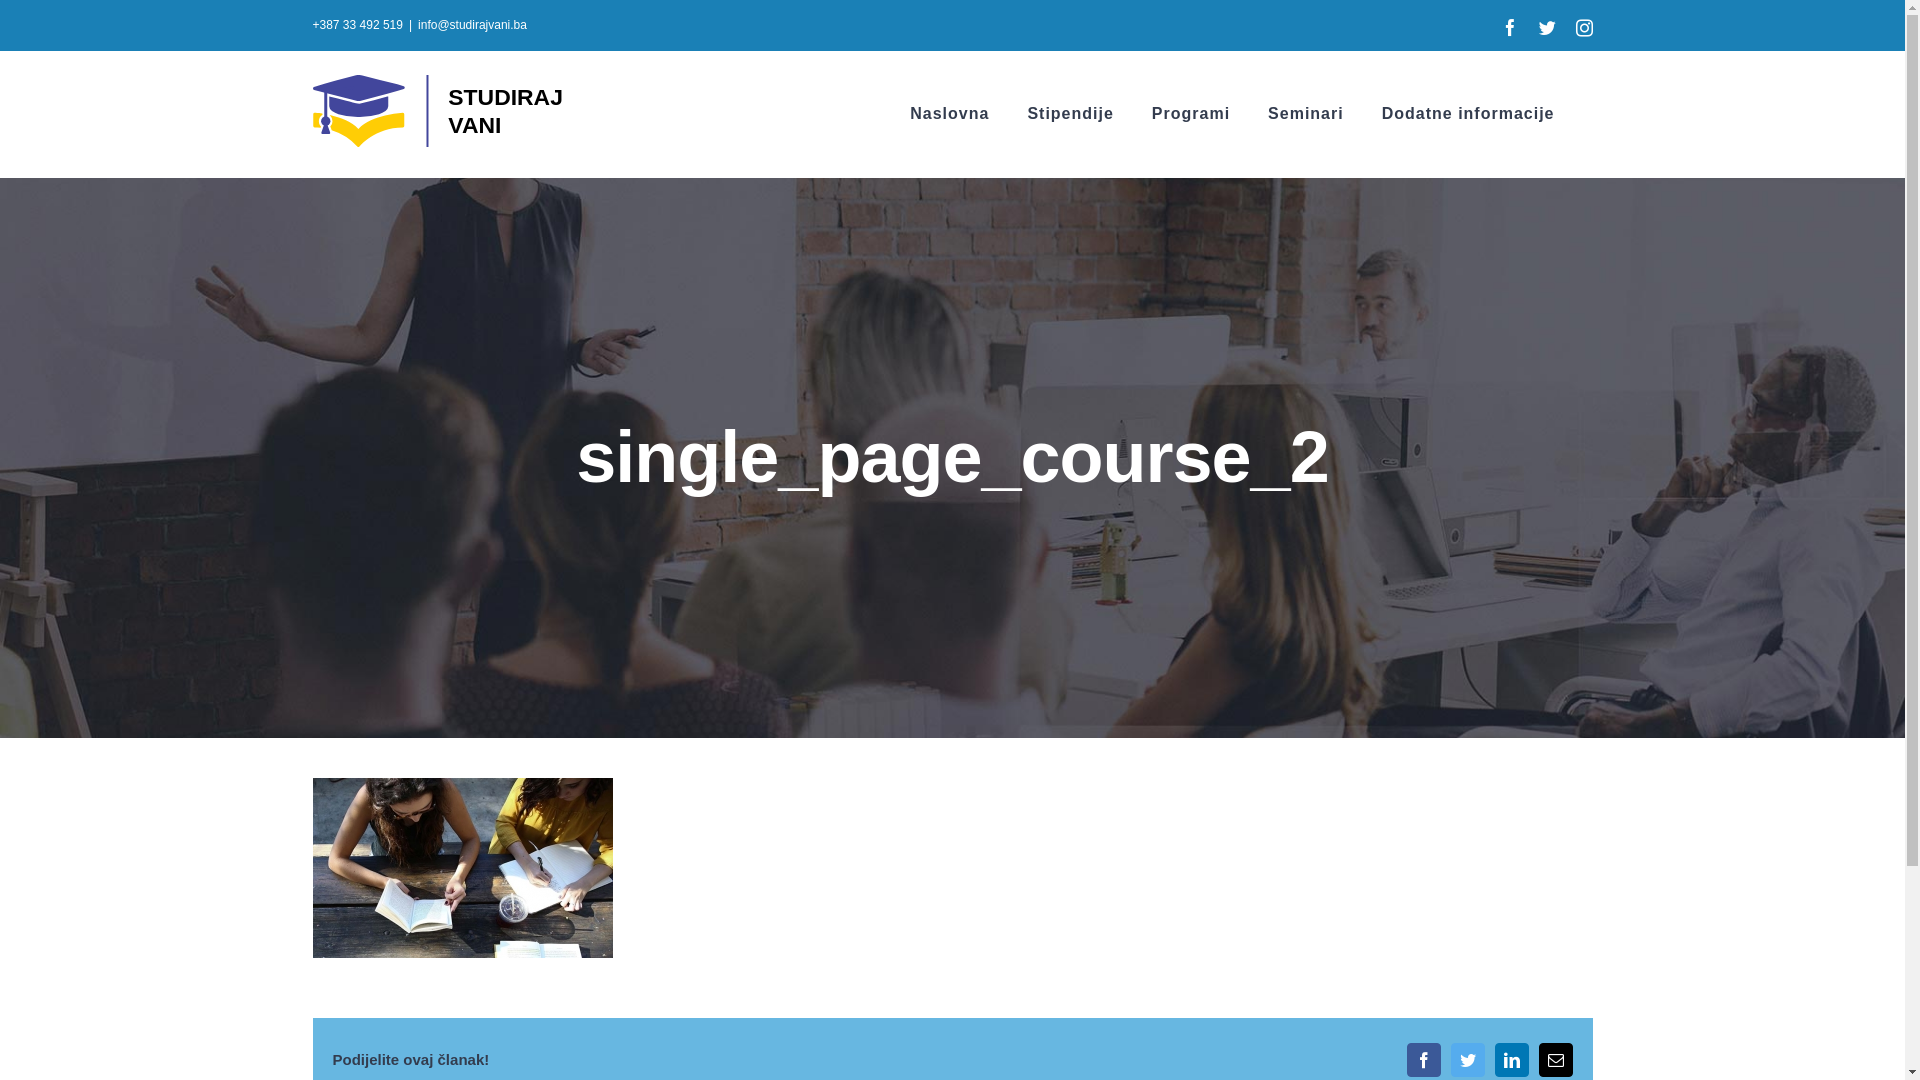 This screenshot has height=1080, width=1920. What do you see at coordinates (1069, 114) in the screenshot?
I see `'Stipendije'` at bounding box center [1069, 114].